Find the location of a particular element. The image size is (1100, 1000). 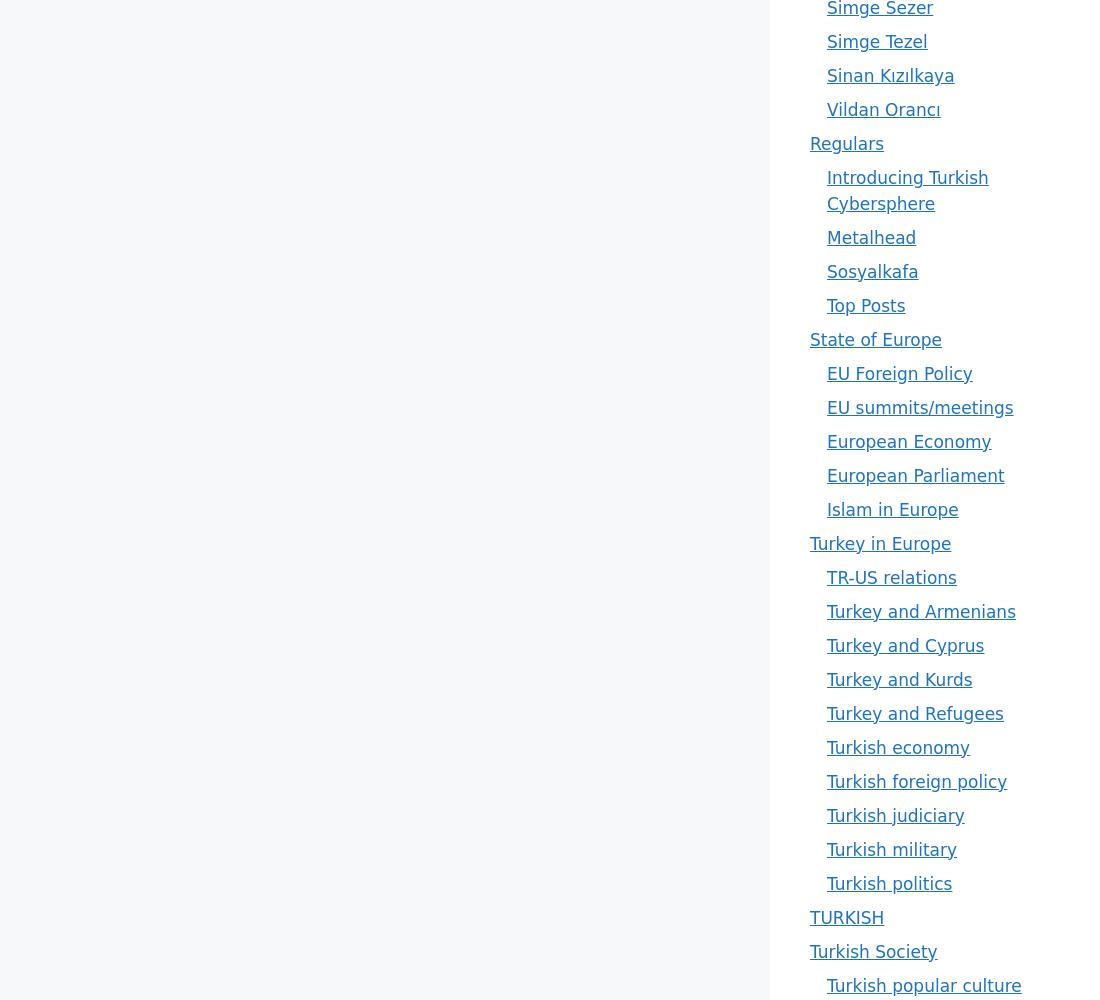

'EU Foreign Policy' is located at coordinates (899, 372).